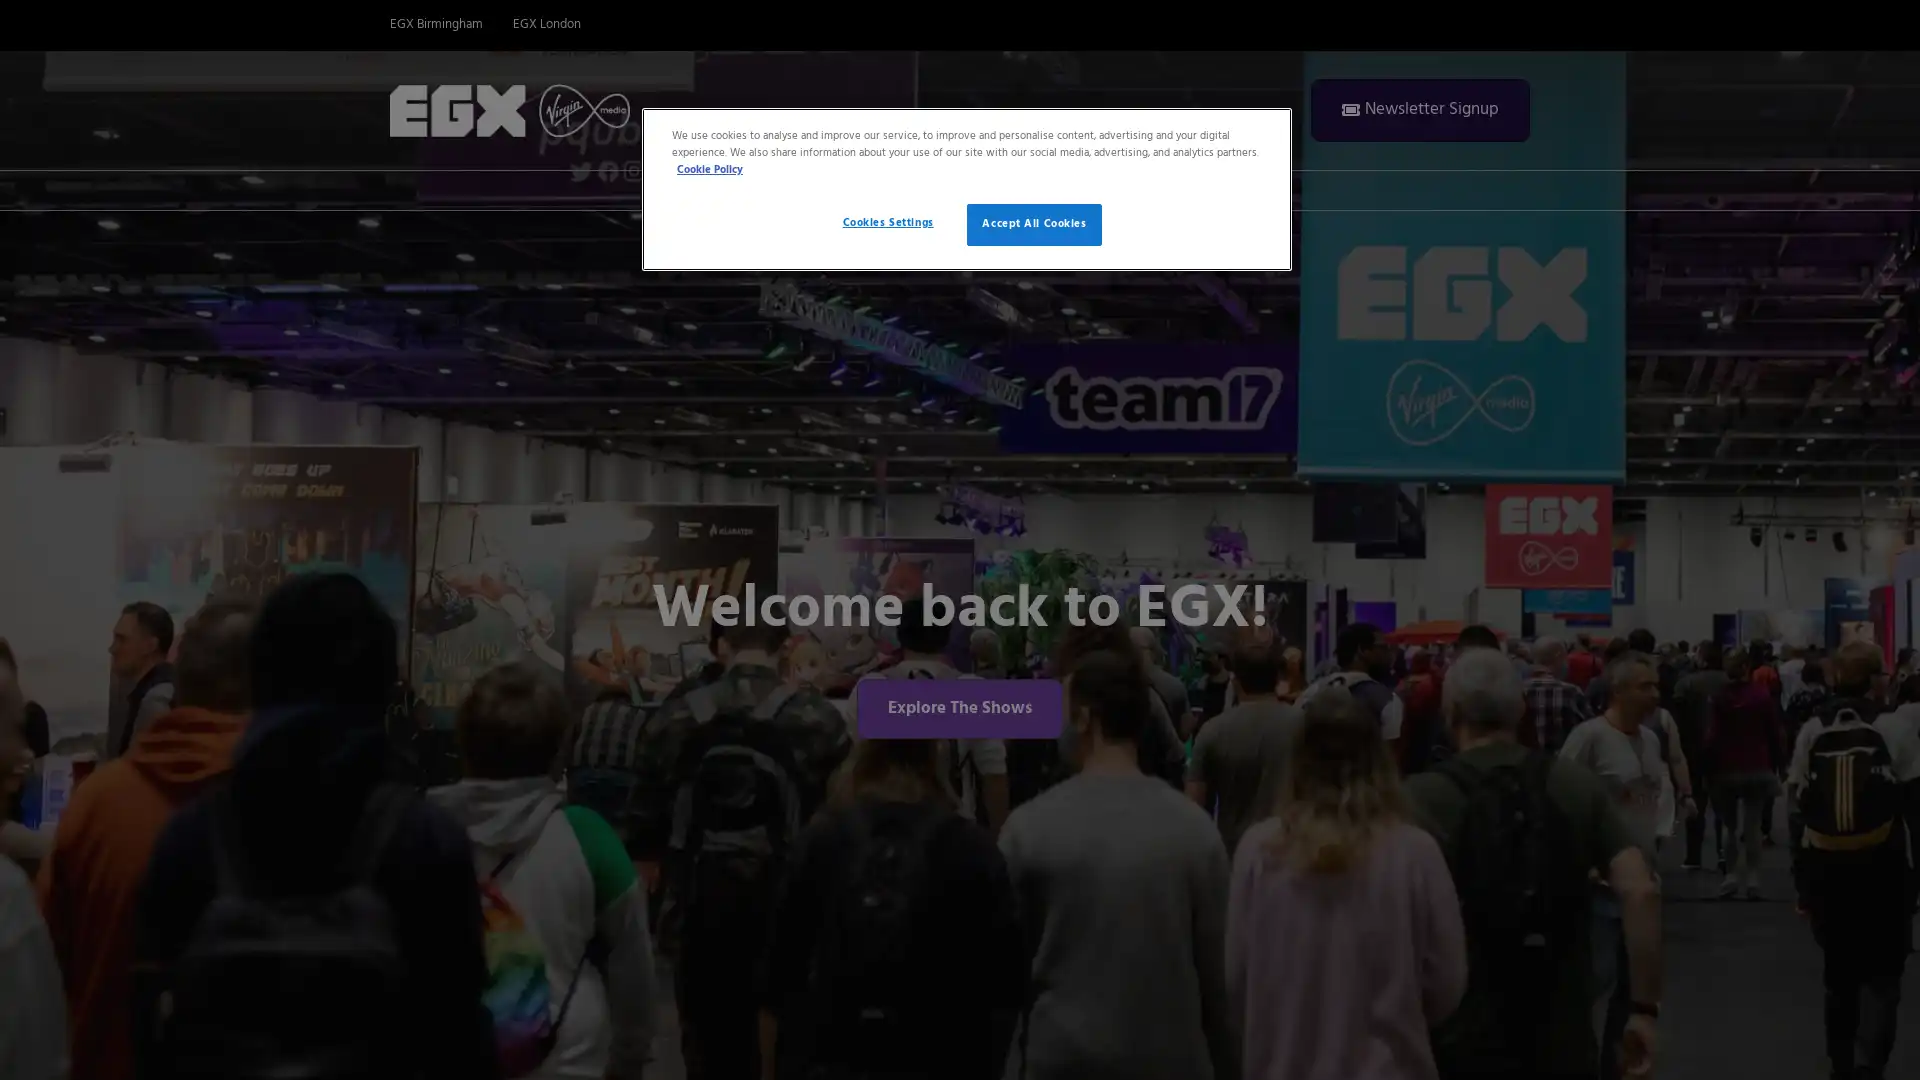 The height and width of the screenshot is (1080, 1920). What do you see at coordinates (886, 223) in the screenshot?
I see `Cookies Settings` at bounding box center [886, 223].